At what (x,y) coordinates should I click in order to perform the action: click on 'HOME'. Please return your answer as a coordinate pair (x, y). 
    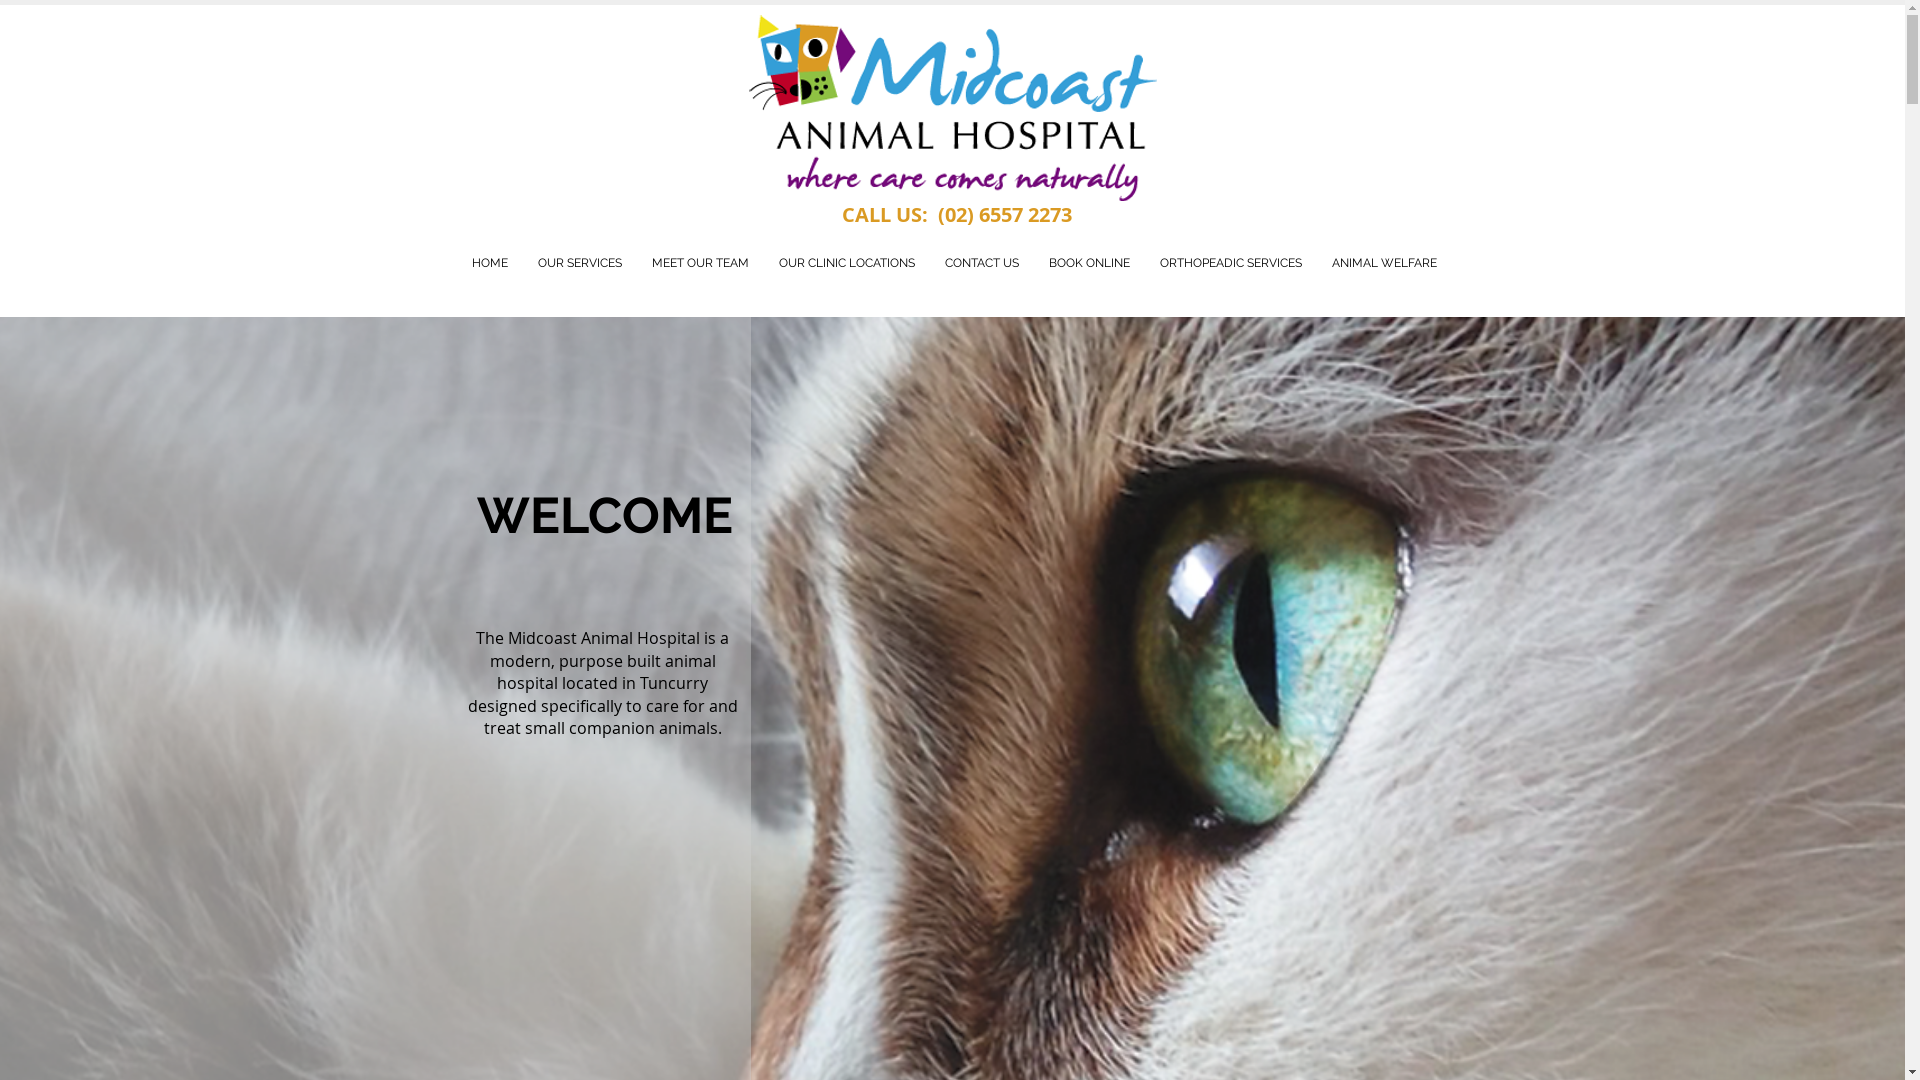
    Looking at the image, I should click on (489, 262).